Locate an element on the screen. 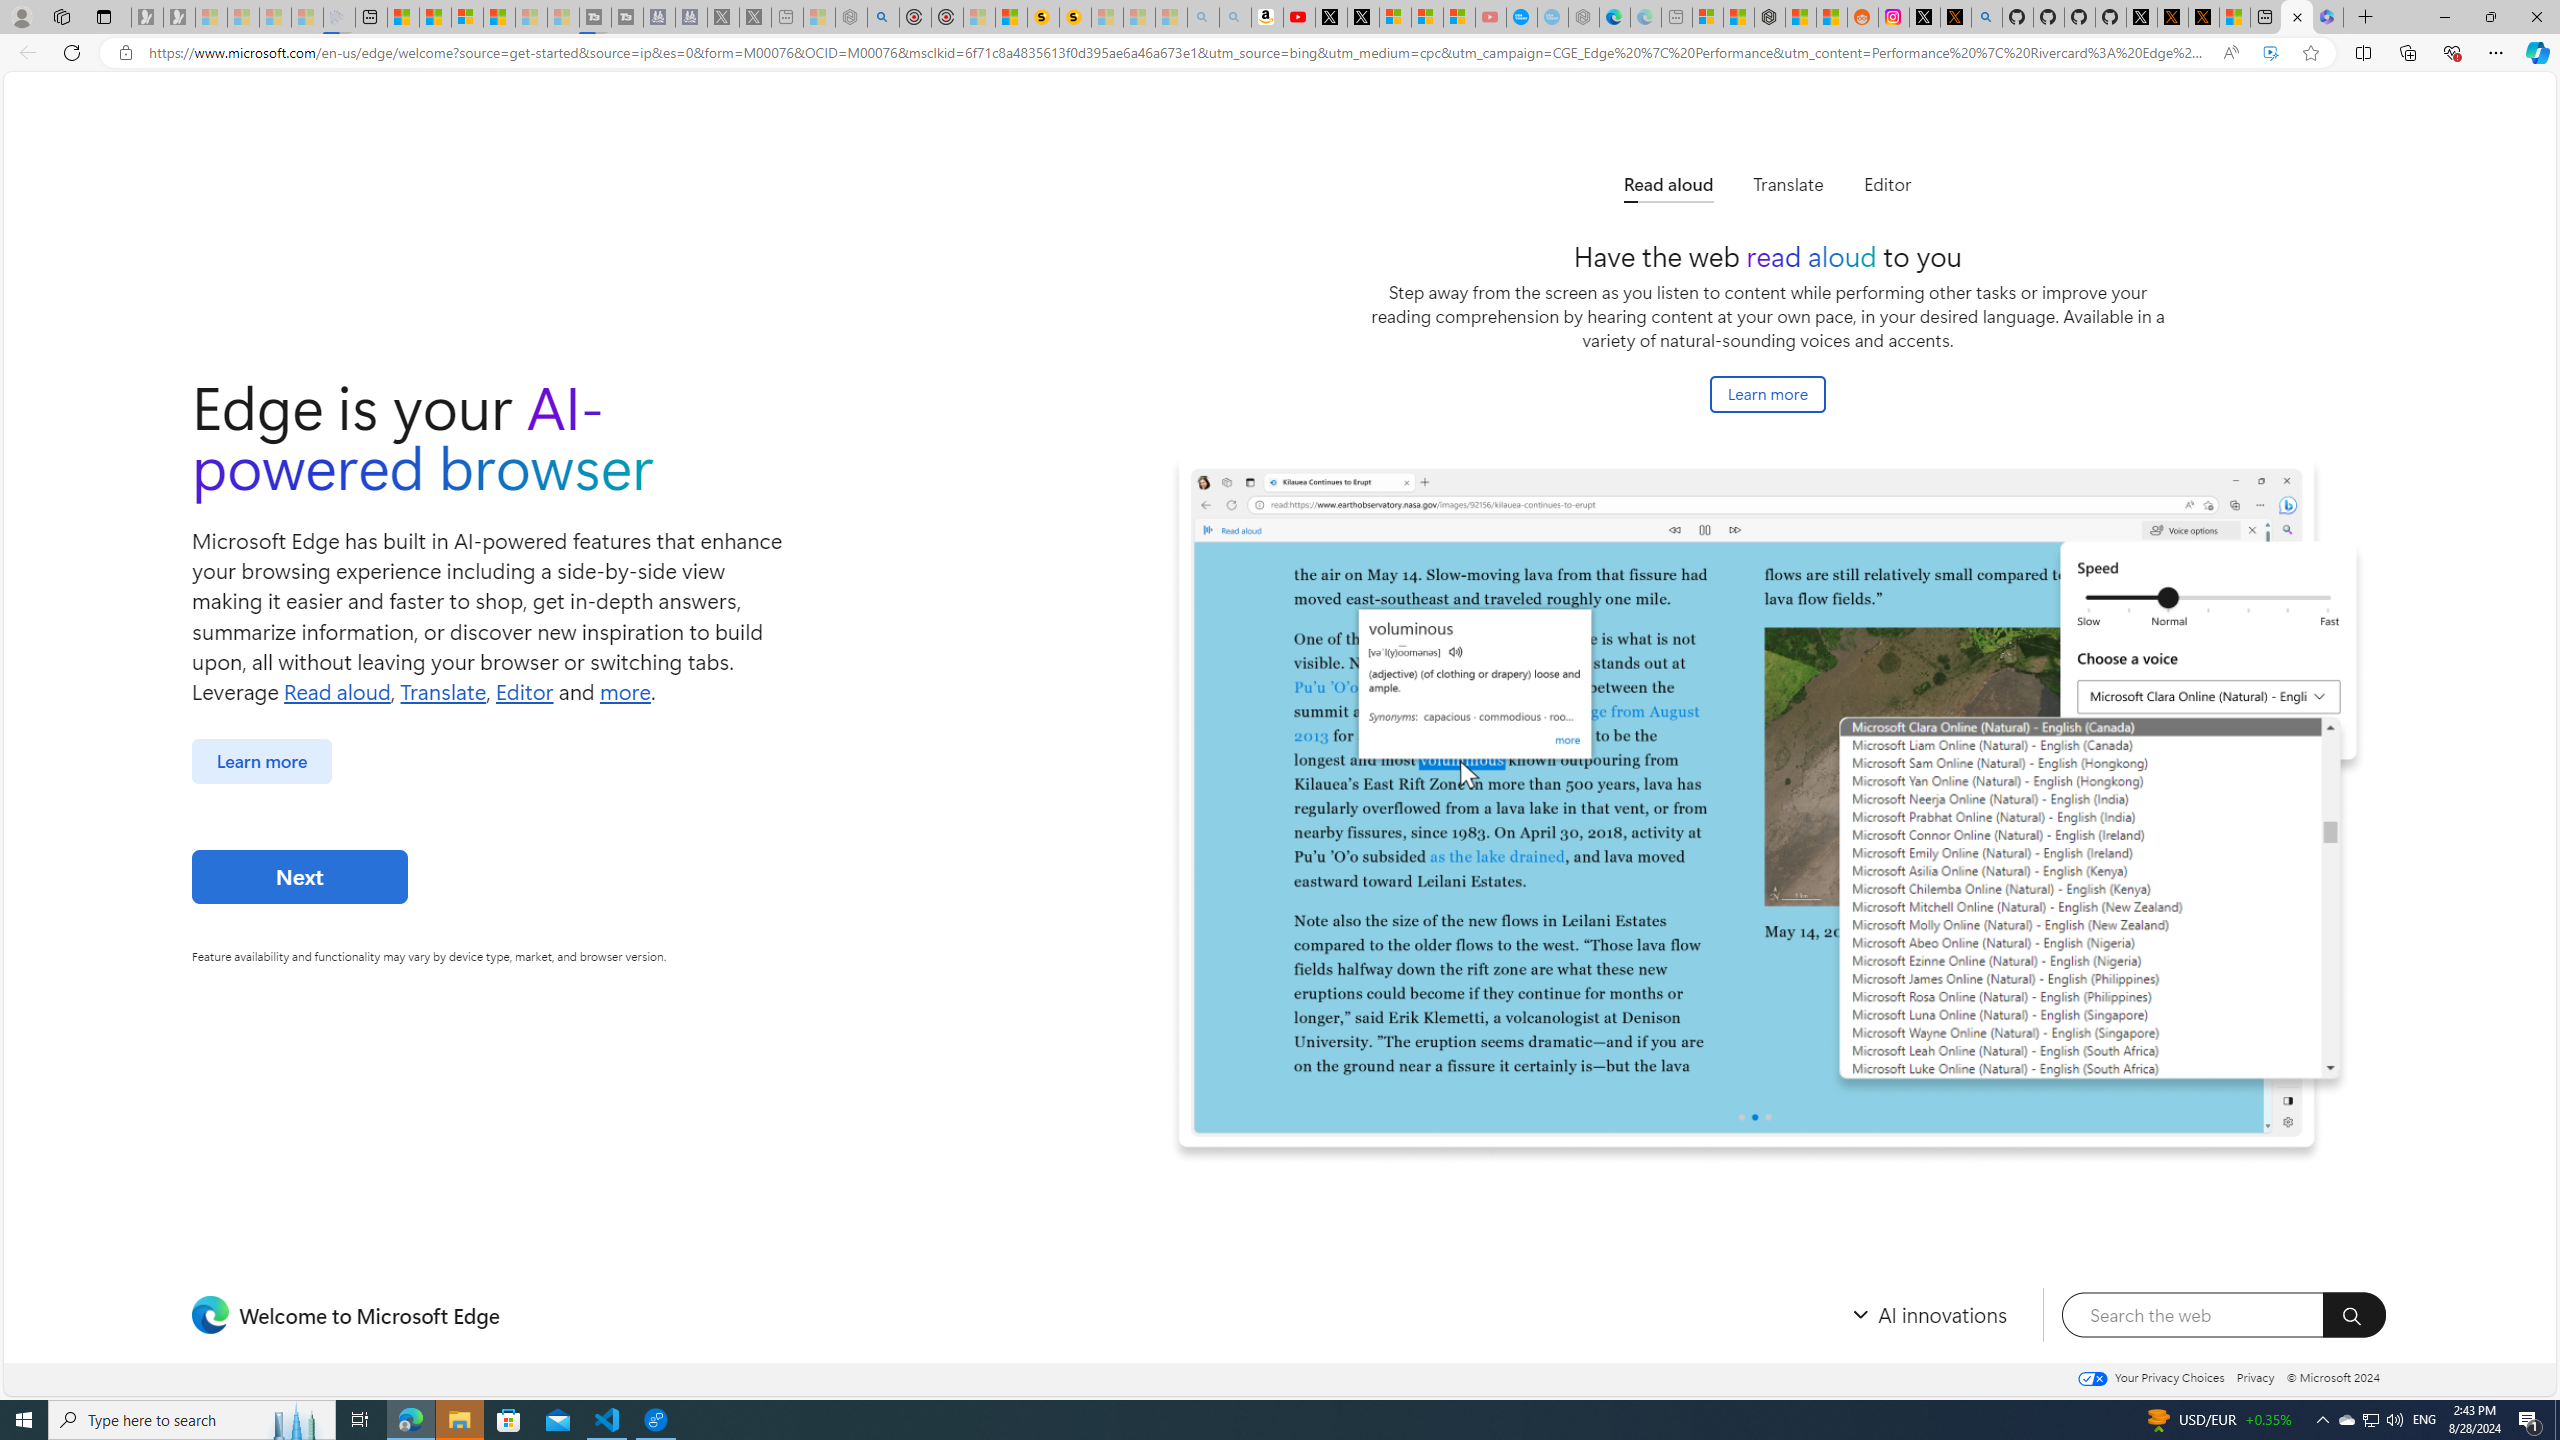 The width and height of the screenshot is (2560, 1440). 'X Privacy Policy' is located at coordinates (2204, 16).